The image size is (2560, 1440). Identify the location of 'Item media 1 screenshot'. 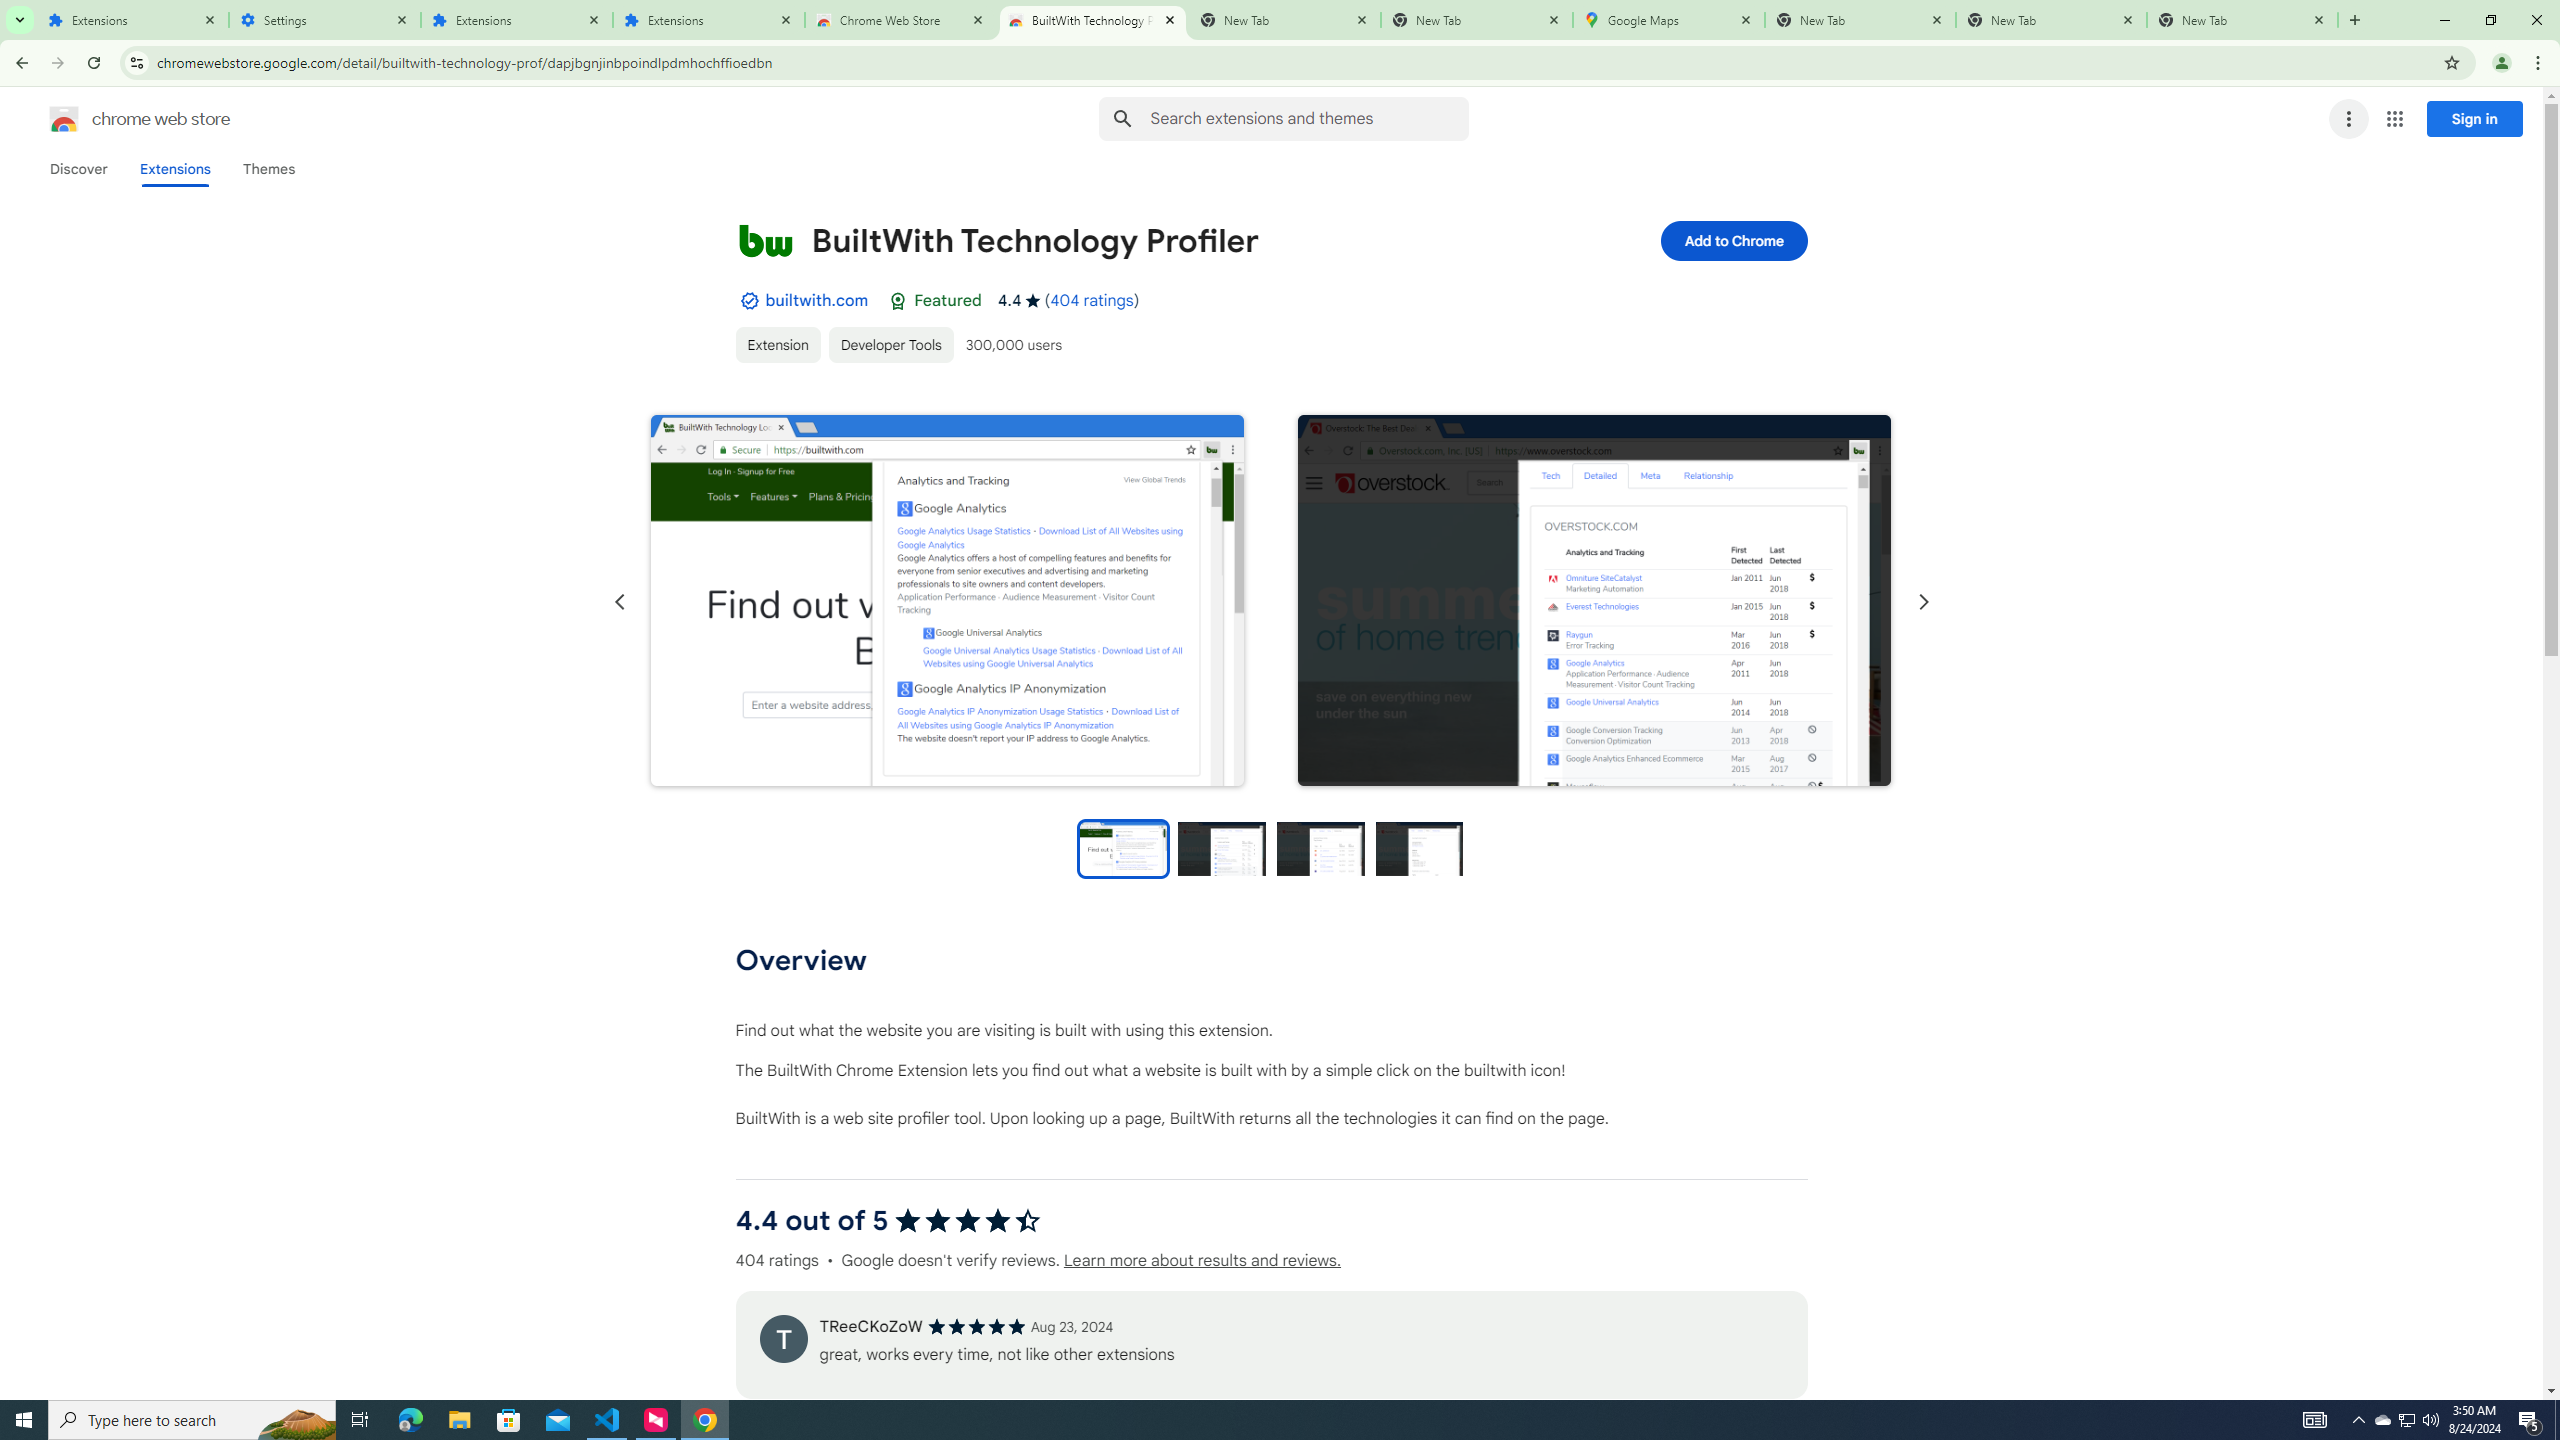
(946, 600).